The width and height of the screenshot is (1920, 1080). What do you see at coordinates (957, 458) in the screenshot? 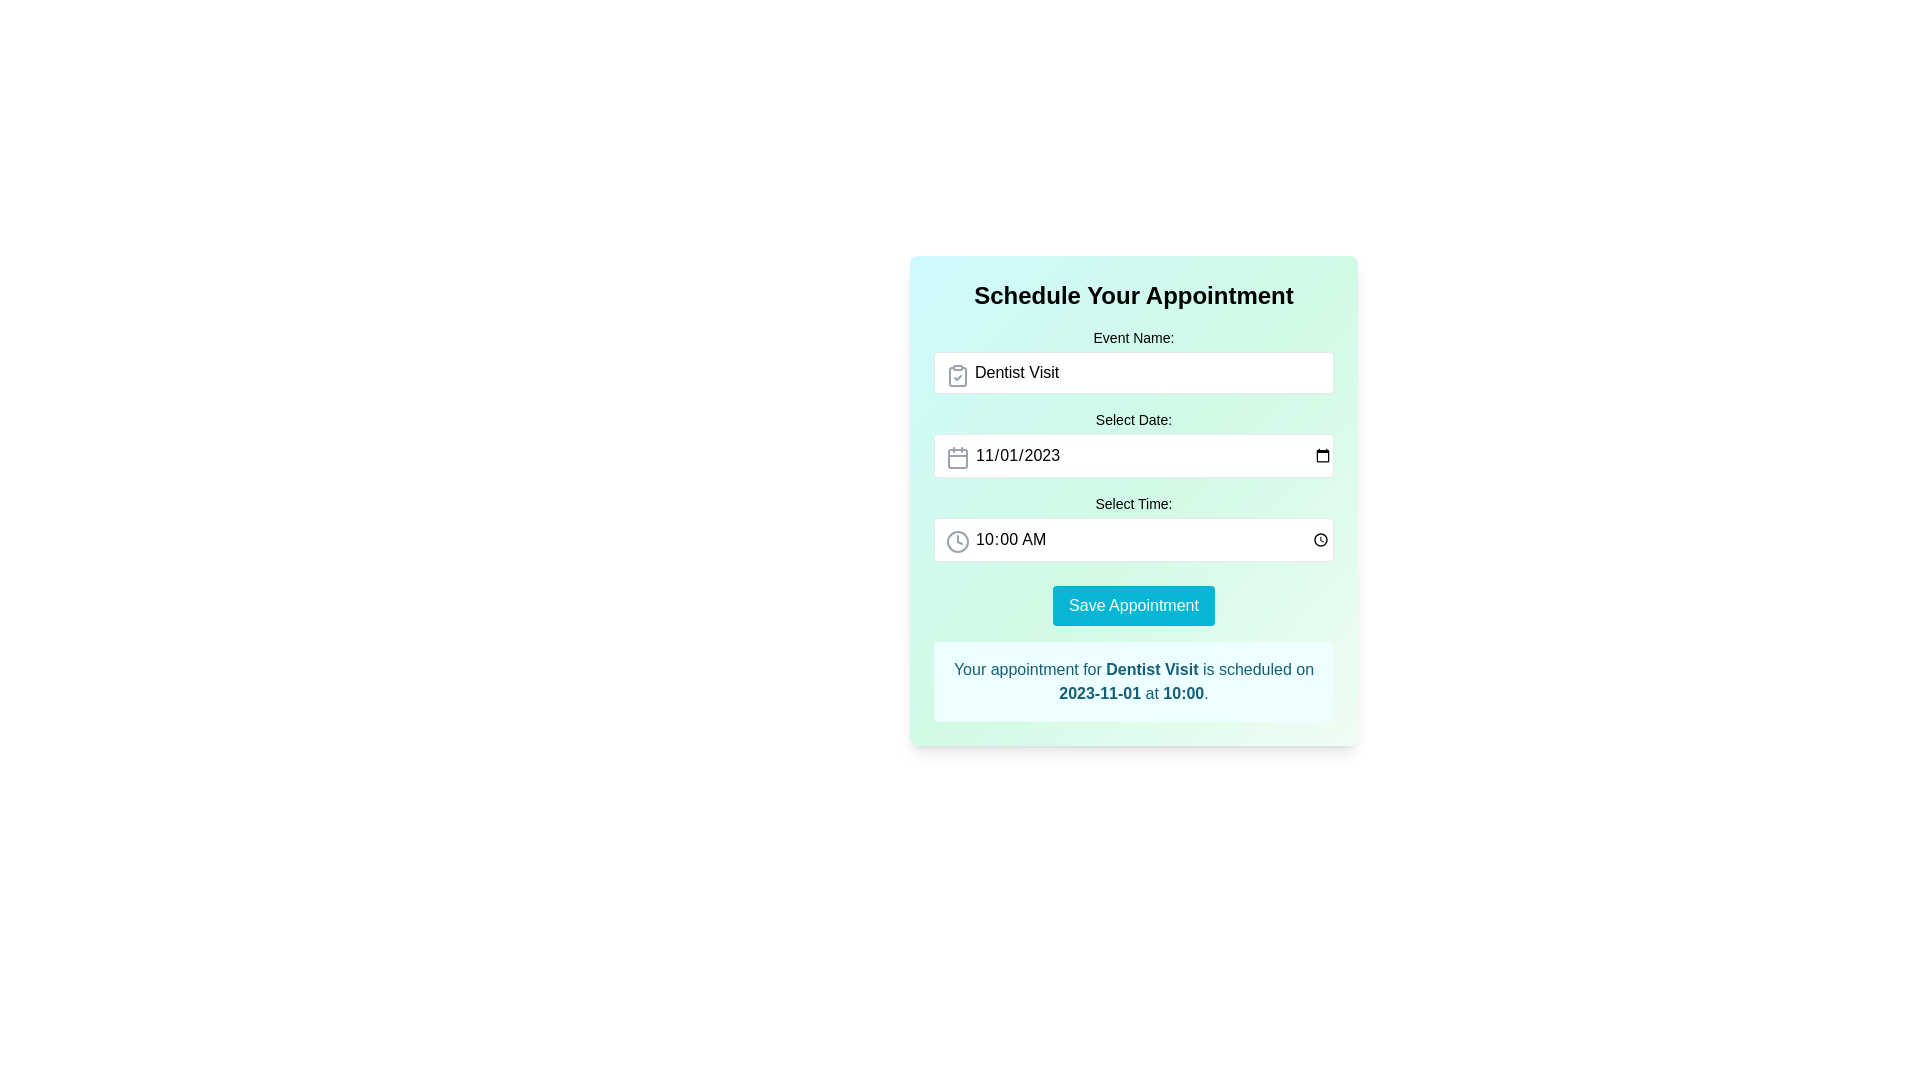
I see `the date selection icon located to the left of the date input field` at bounding box center [957, 458].